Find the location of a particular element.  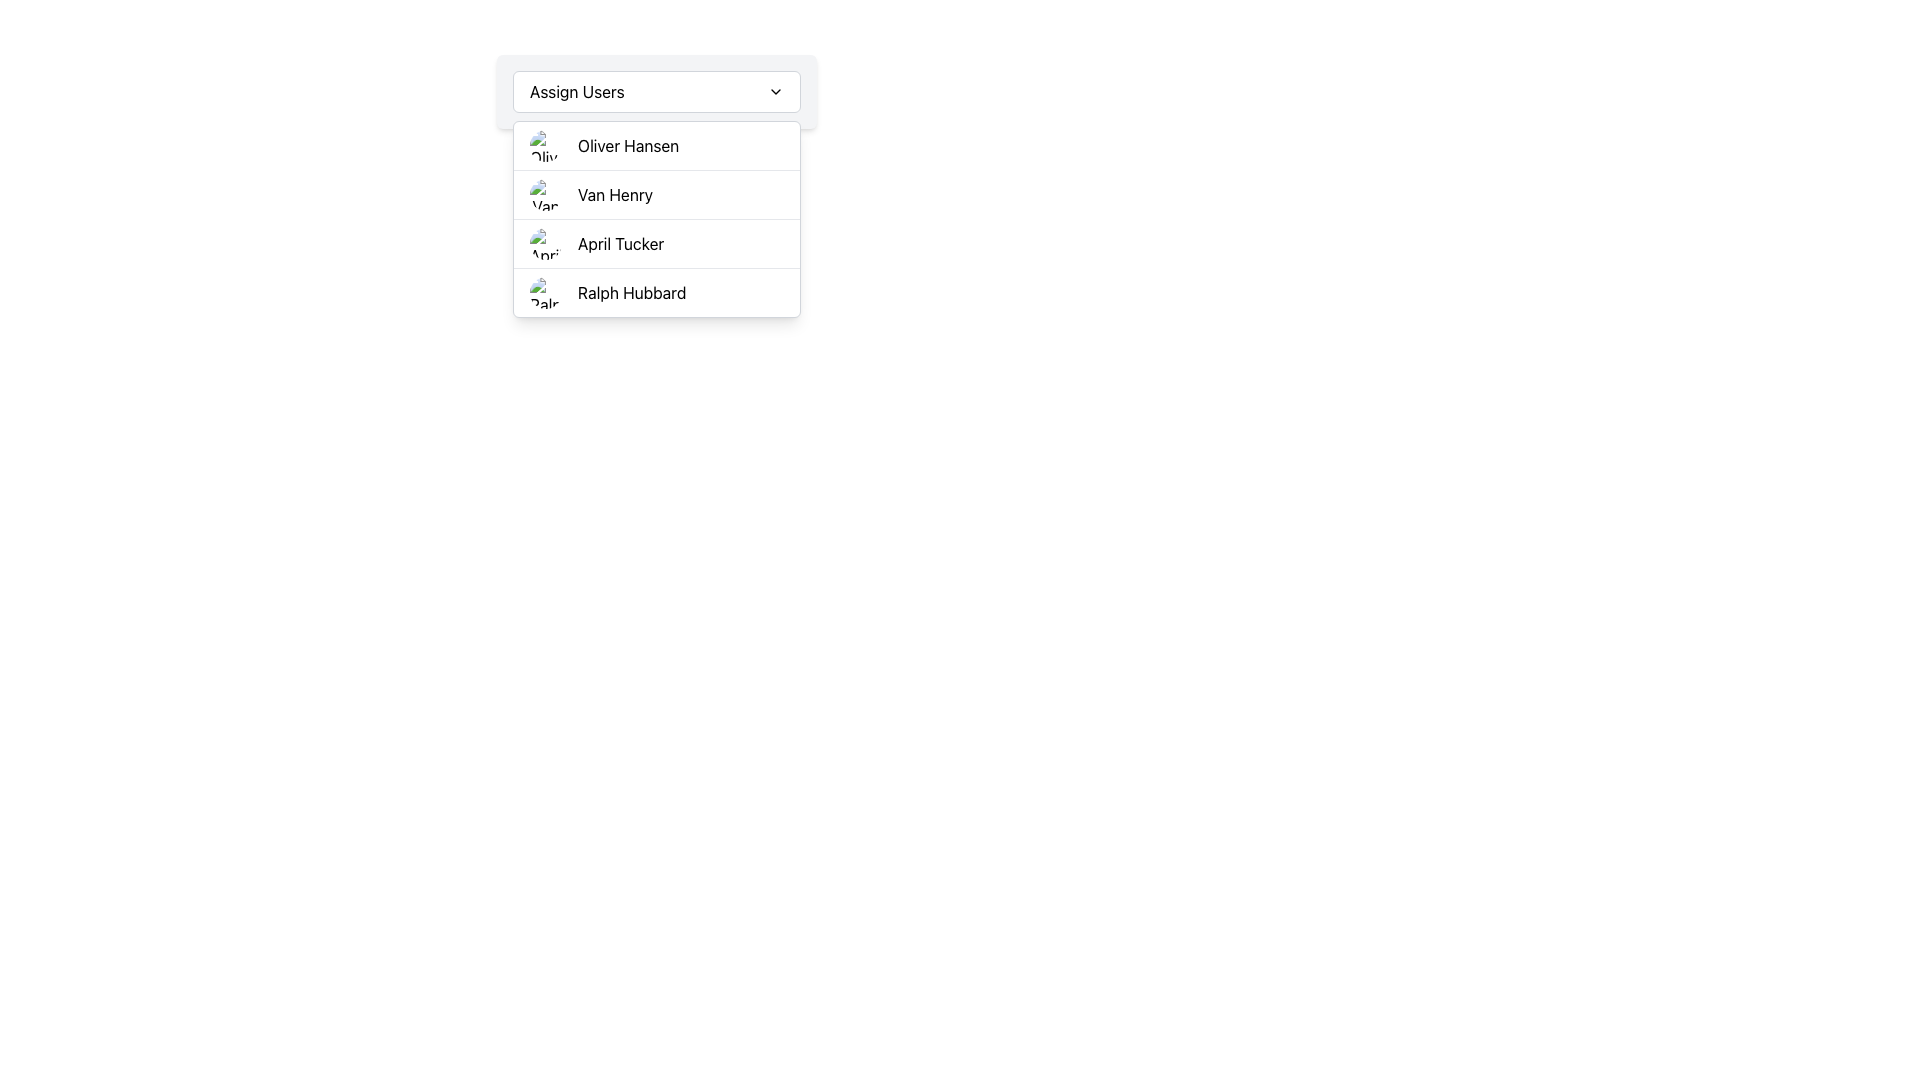

the text label indicating the user name 'Oliver Hansen' located in the second item of the 'Assign Users' dropdown list is located at coordinates (627, 145).